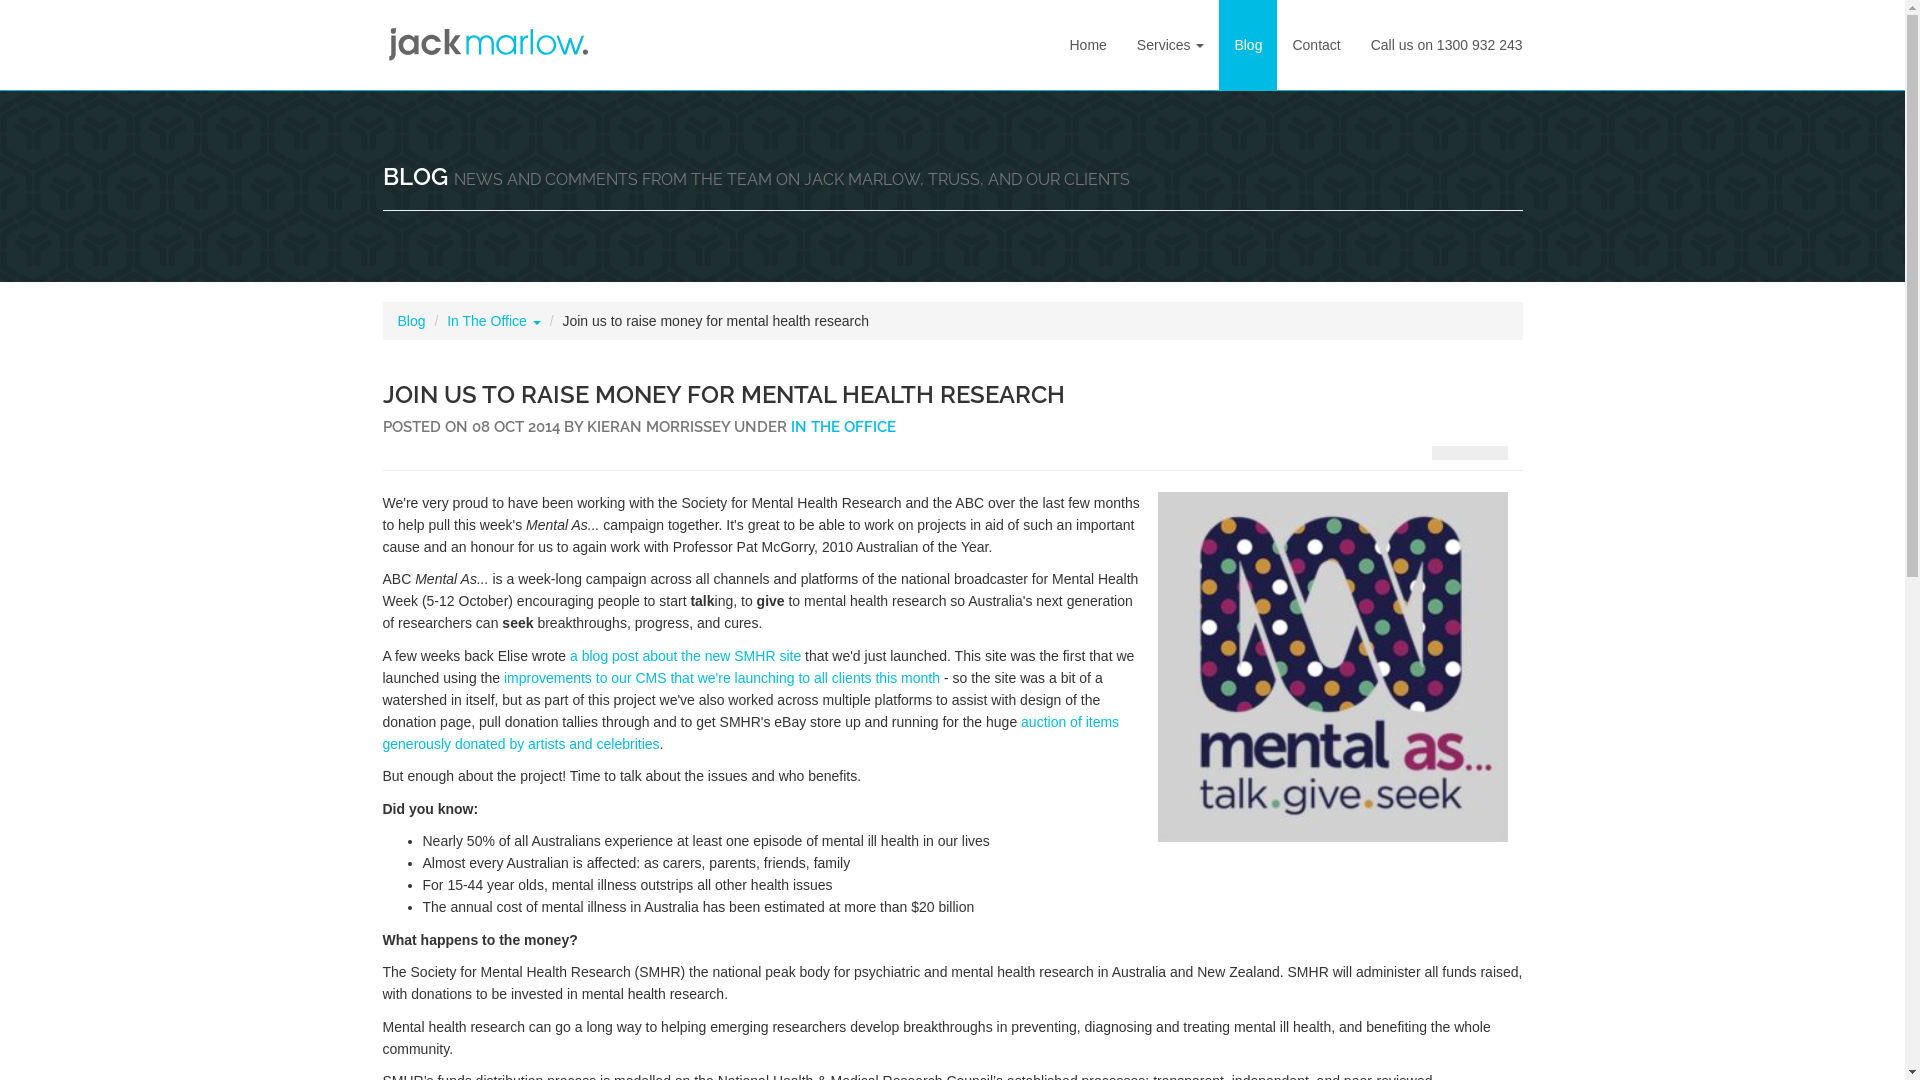 The height and width of the screenshot is (1080, 1920). I want to click on 'Share on Facebook', so click(1430, 452).